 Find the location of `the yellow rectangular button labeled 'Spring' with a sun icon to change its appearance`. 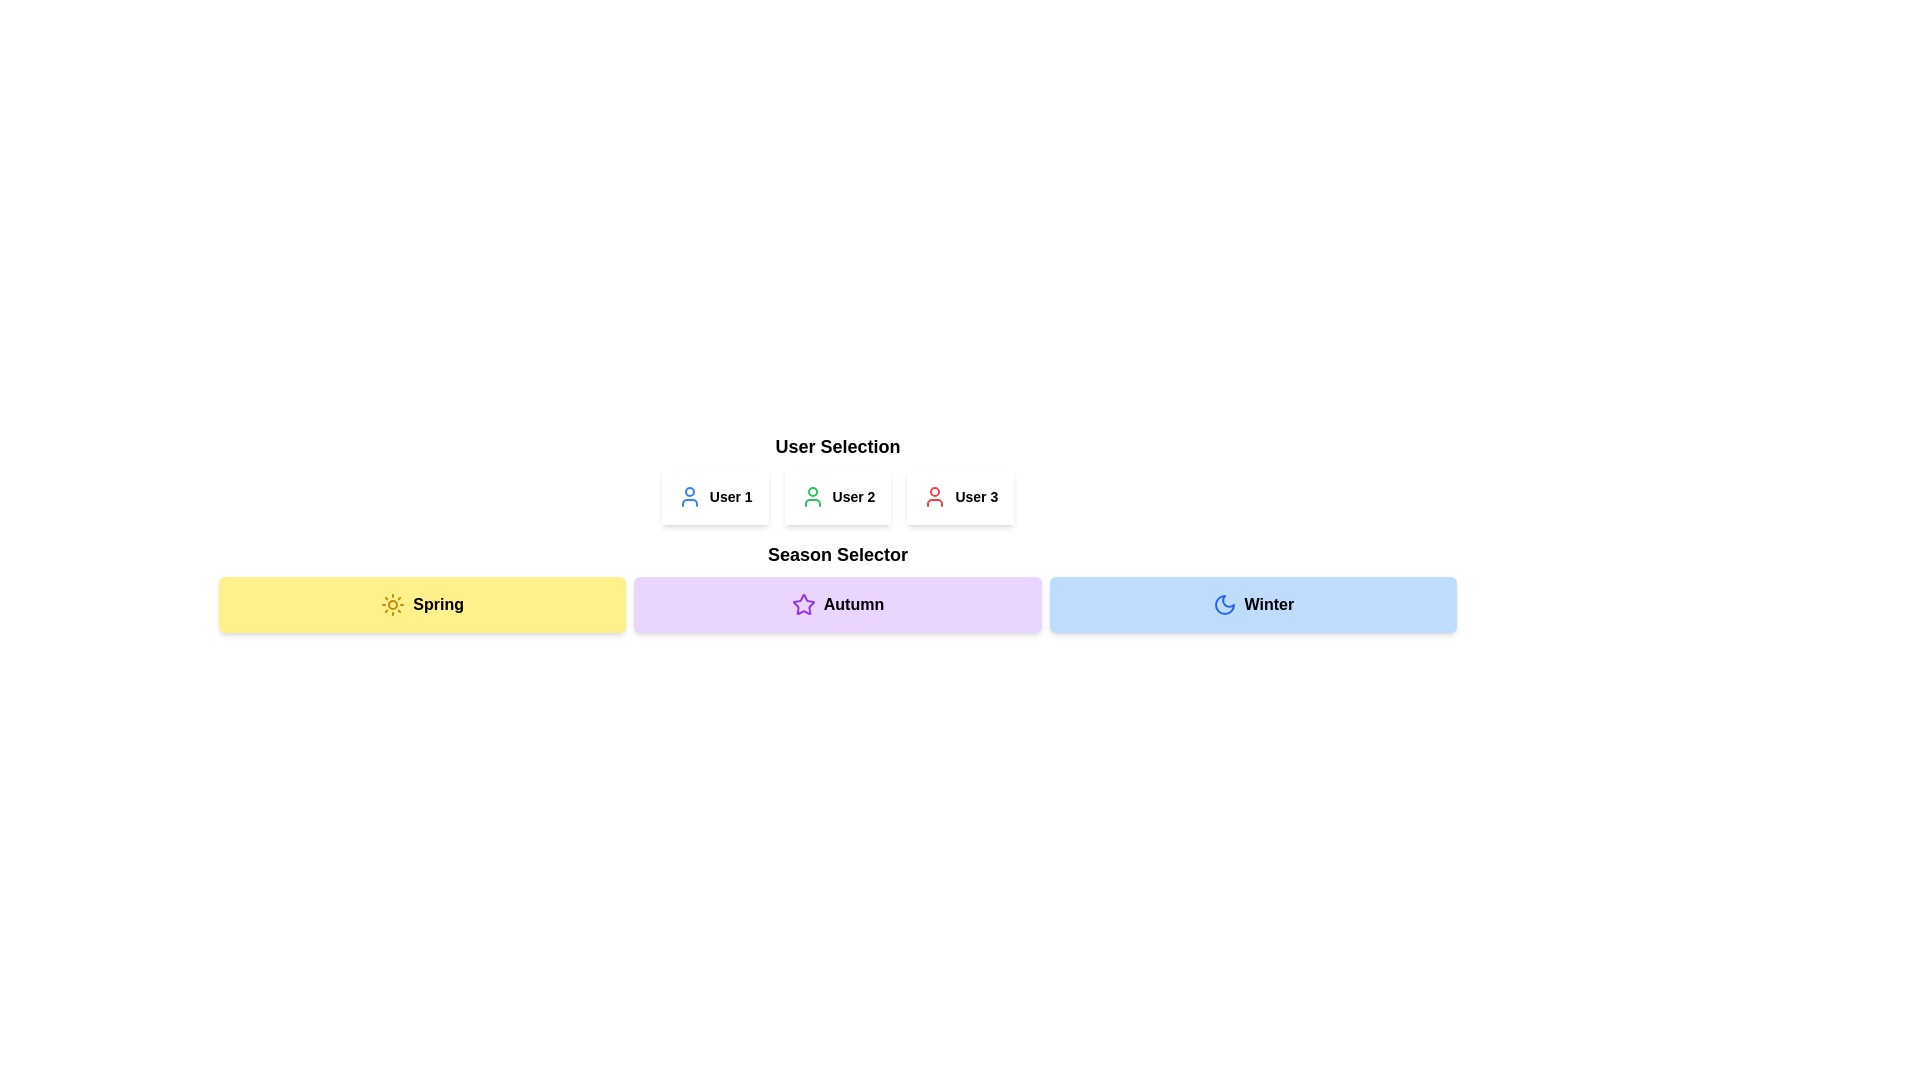

the yellow rectangular button labeled 'Spring' with a sun icon to change its appearance is located at coordinates (421, 604).